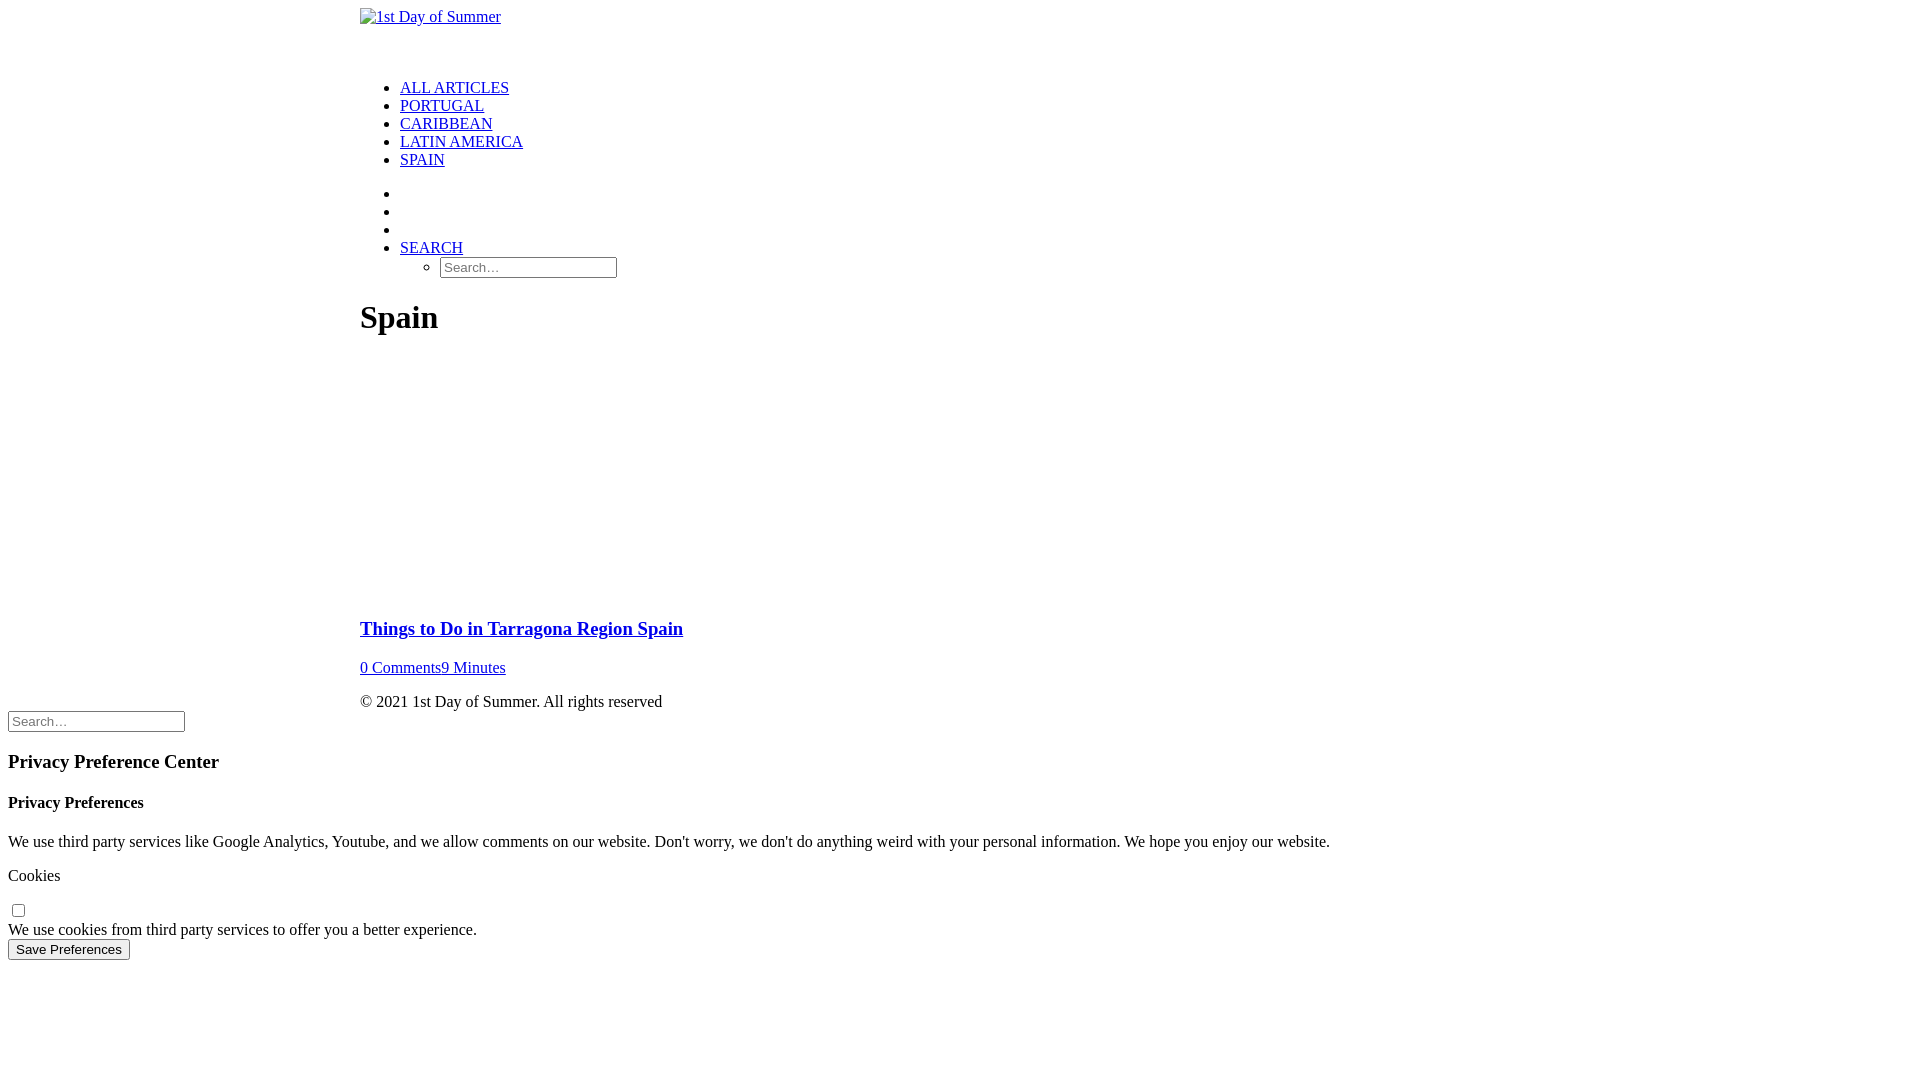 Image resolution: width=1920 pixels, height=1080 pixels. I want to click on 'Things to Do in Tarragona Region Spain, so click(960, 647).